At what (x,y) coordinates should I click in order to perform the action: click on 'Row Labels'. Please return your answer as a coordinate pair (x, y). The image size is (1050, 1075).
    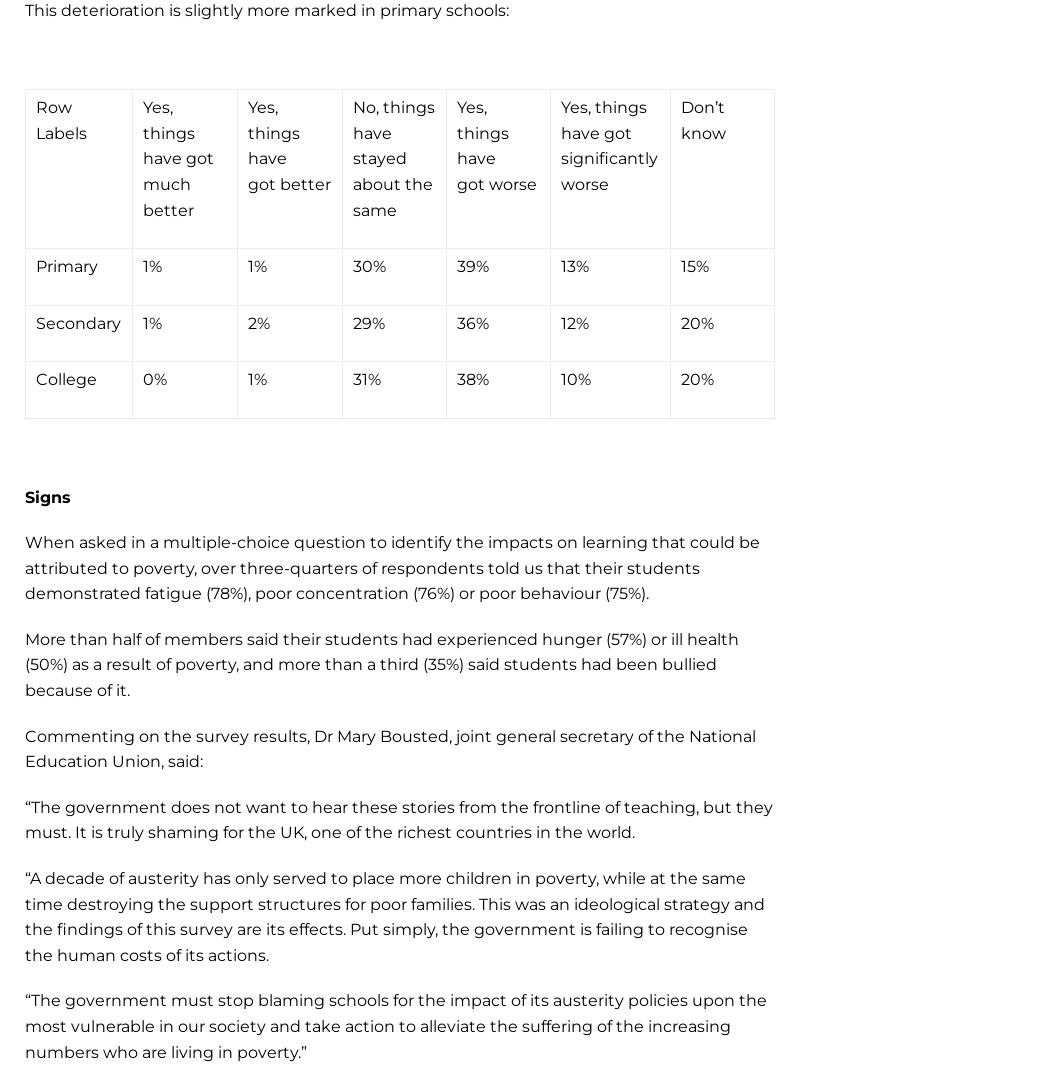
    Looking at the image, I should click on (60, 118).